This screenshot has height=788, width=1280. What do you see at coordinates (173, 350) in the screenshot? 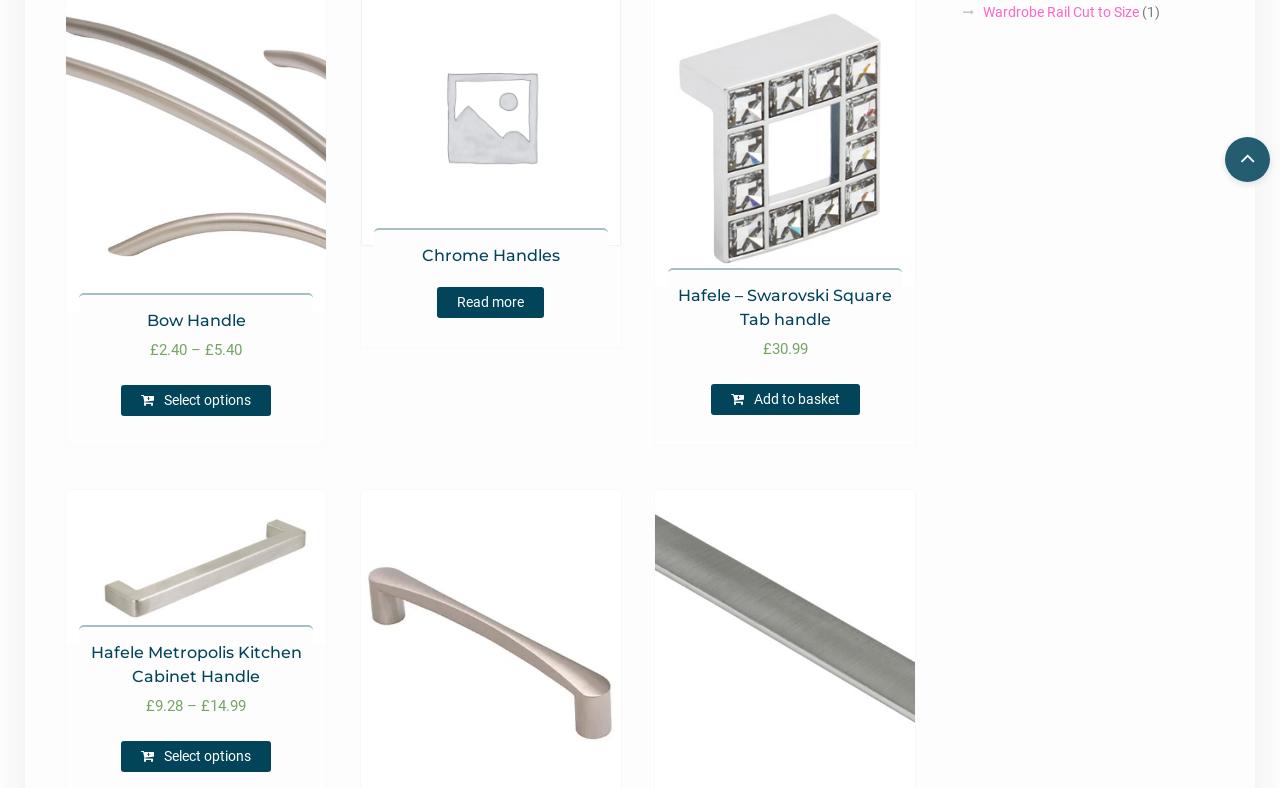
I see `'2.40'` at bounding box center [173, 350].